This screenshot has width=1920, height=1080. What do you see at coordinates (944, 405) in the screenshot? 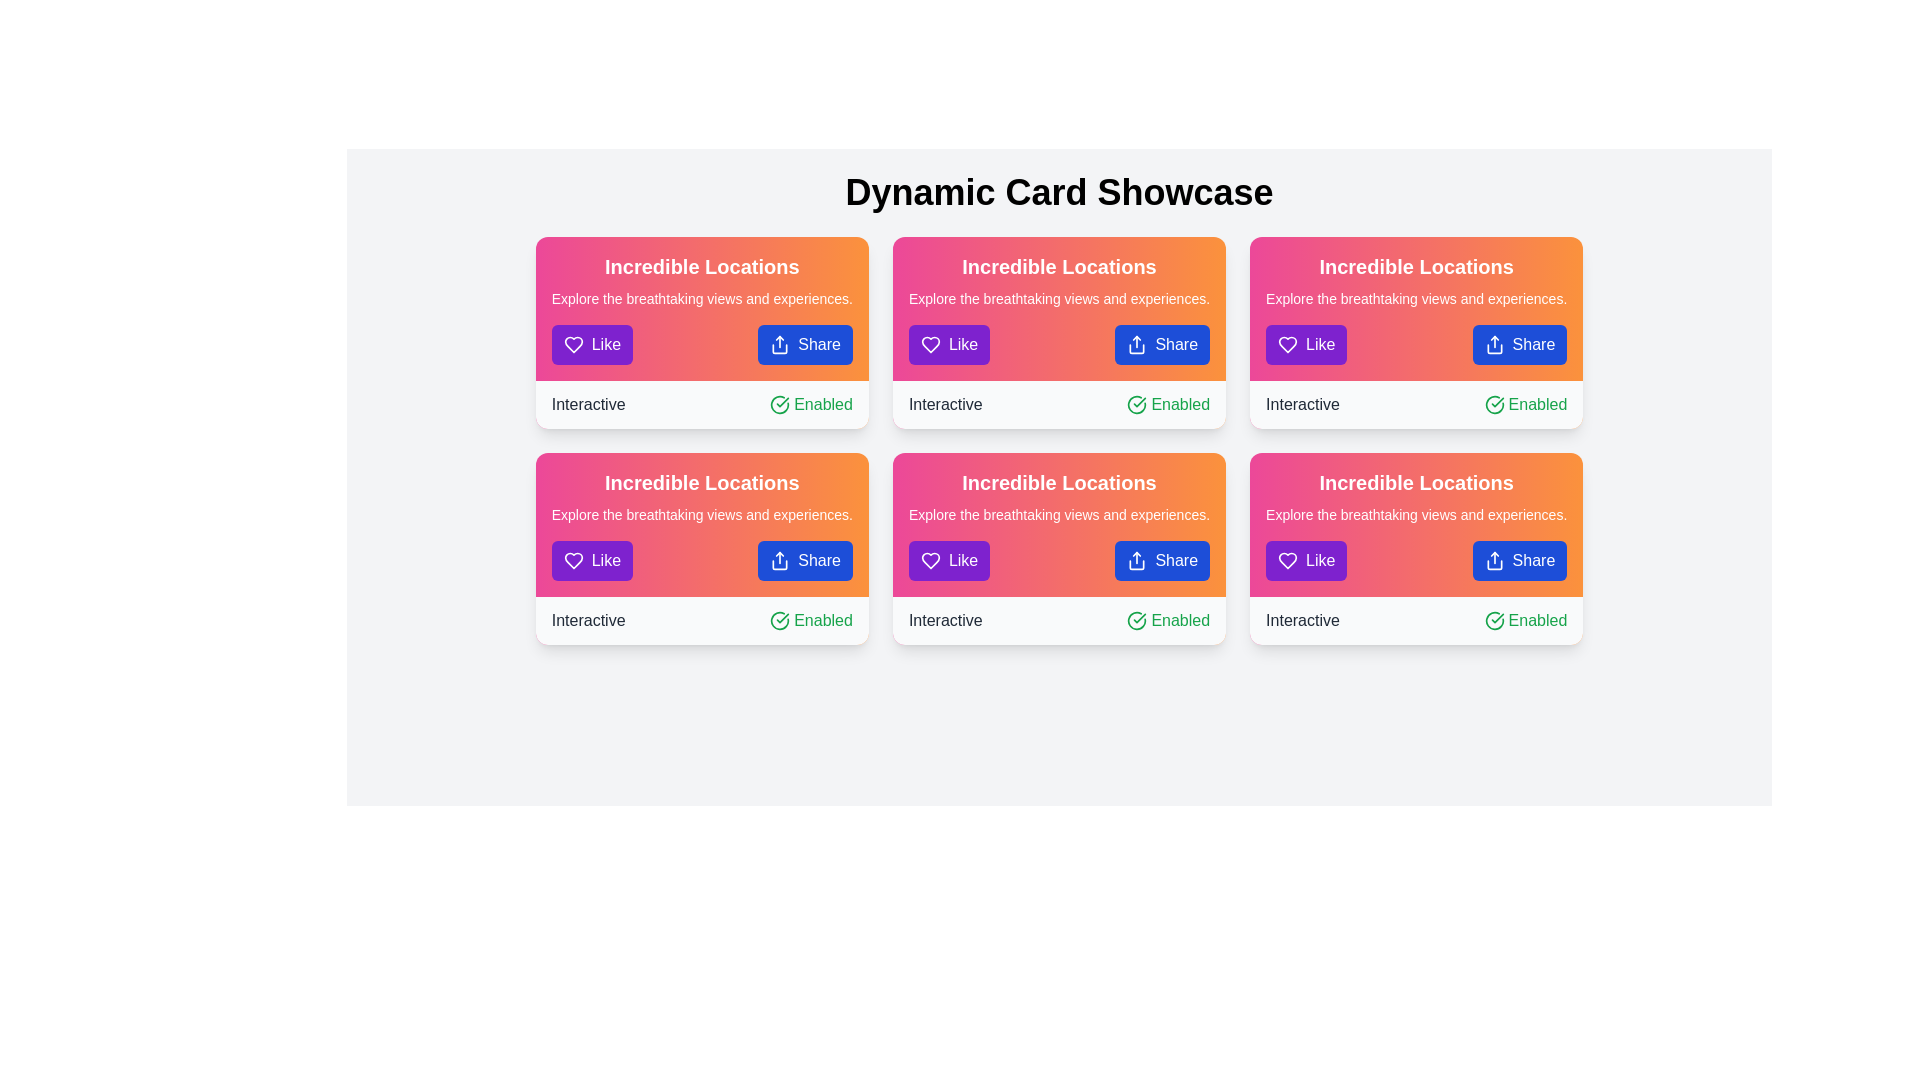
I see `the label indicating the interactivity status of the associated card located in the second column of the top row of the grid layout` at bounding box center [944, 405].